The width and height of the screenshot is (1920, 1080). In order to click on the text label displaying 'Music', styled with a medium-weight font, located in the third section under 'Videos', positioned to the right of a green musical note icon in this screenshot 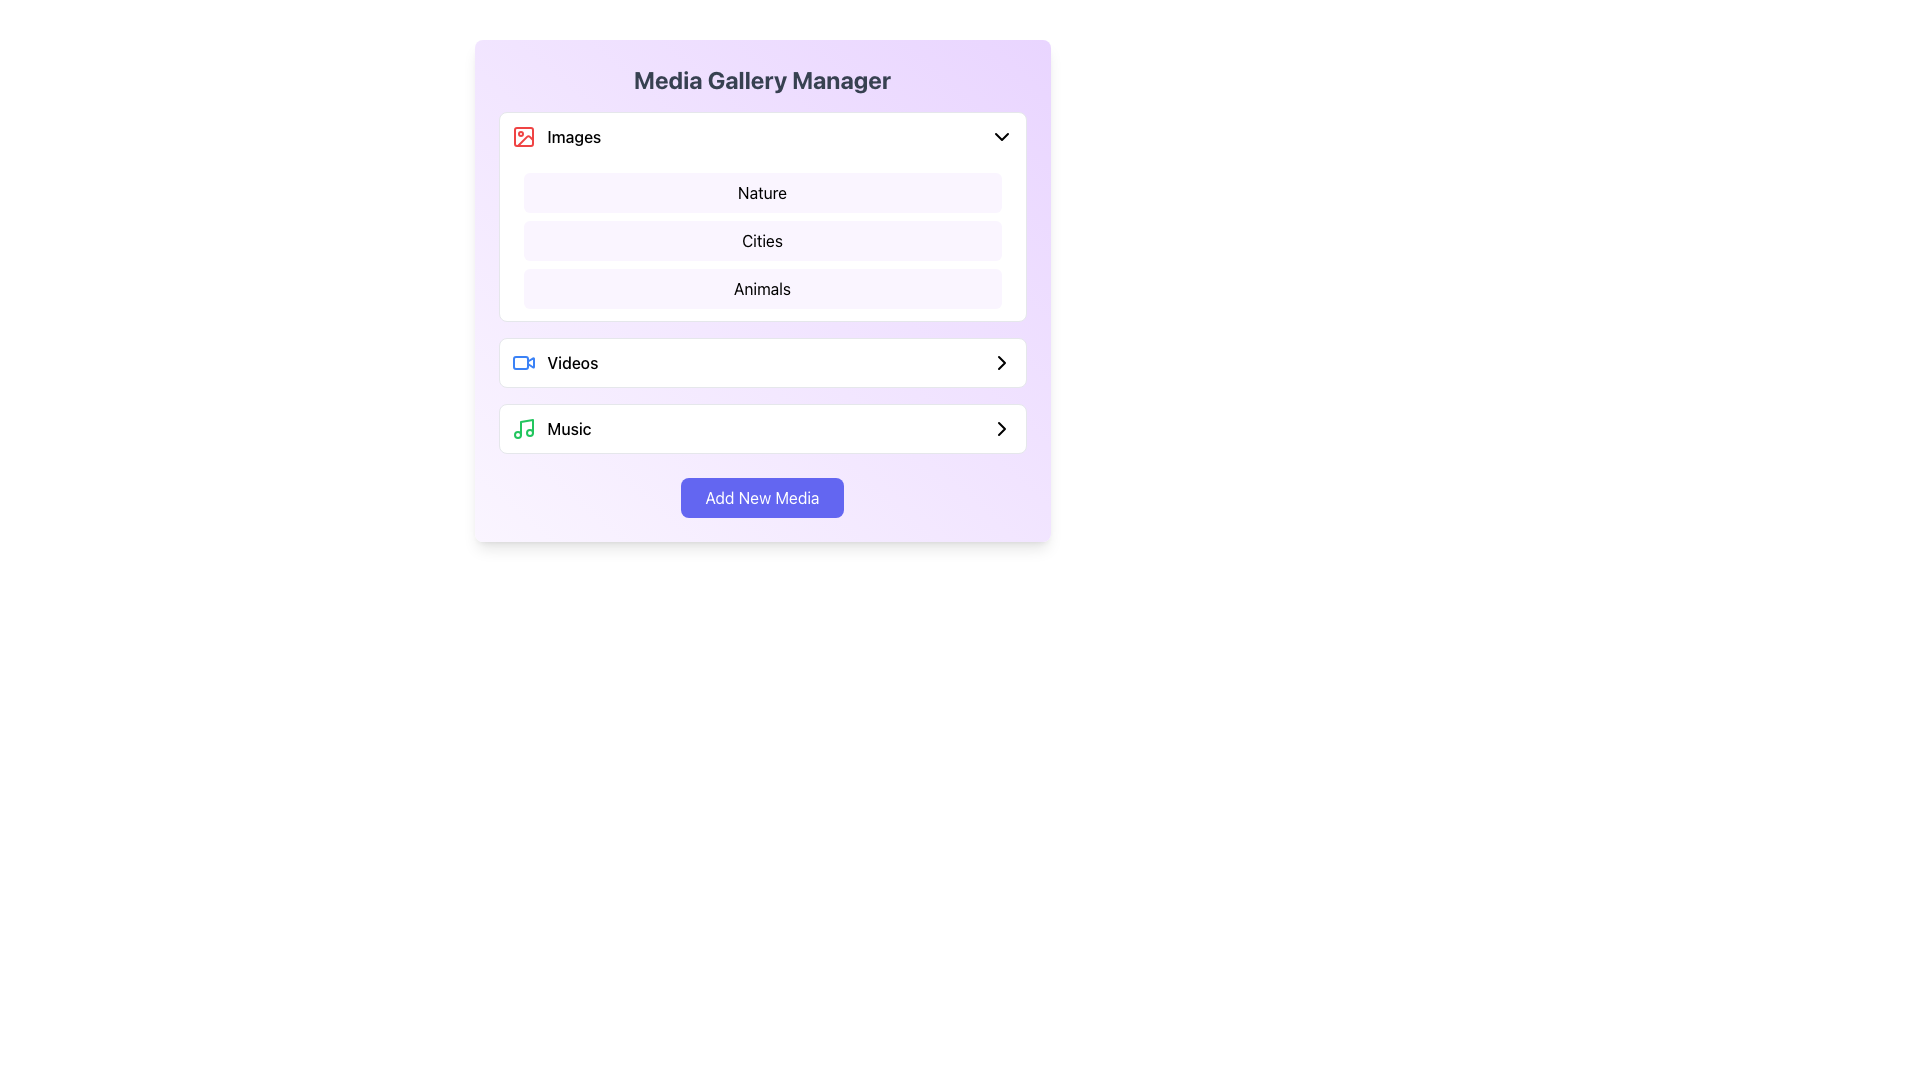, I will do `click(551, 427)`.